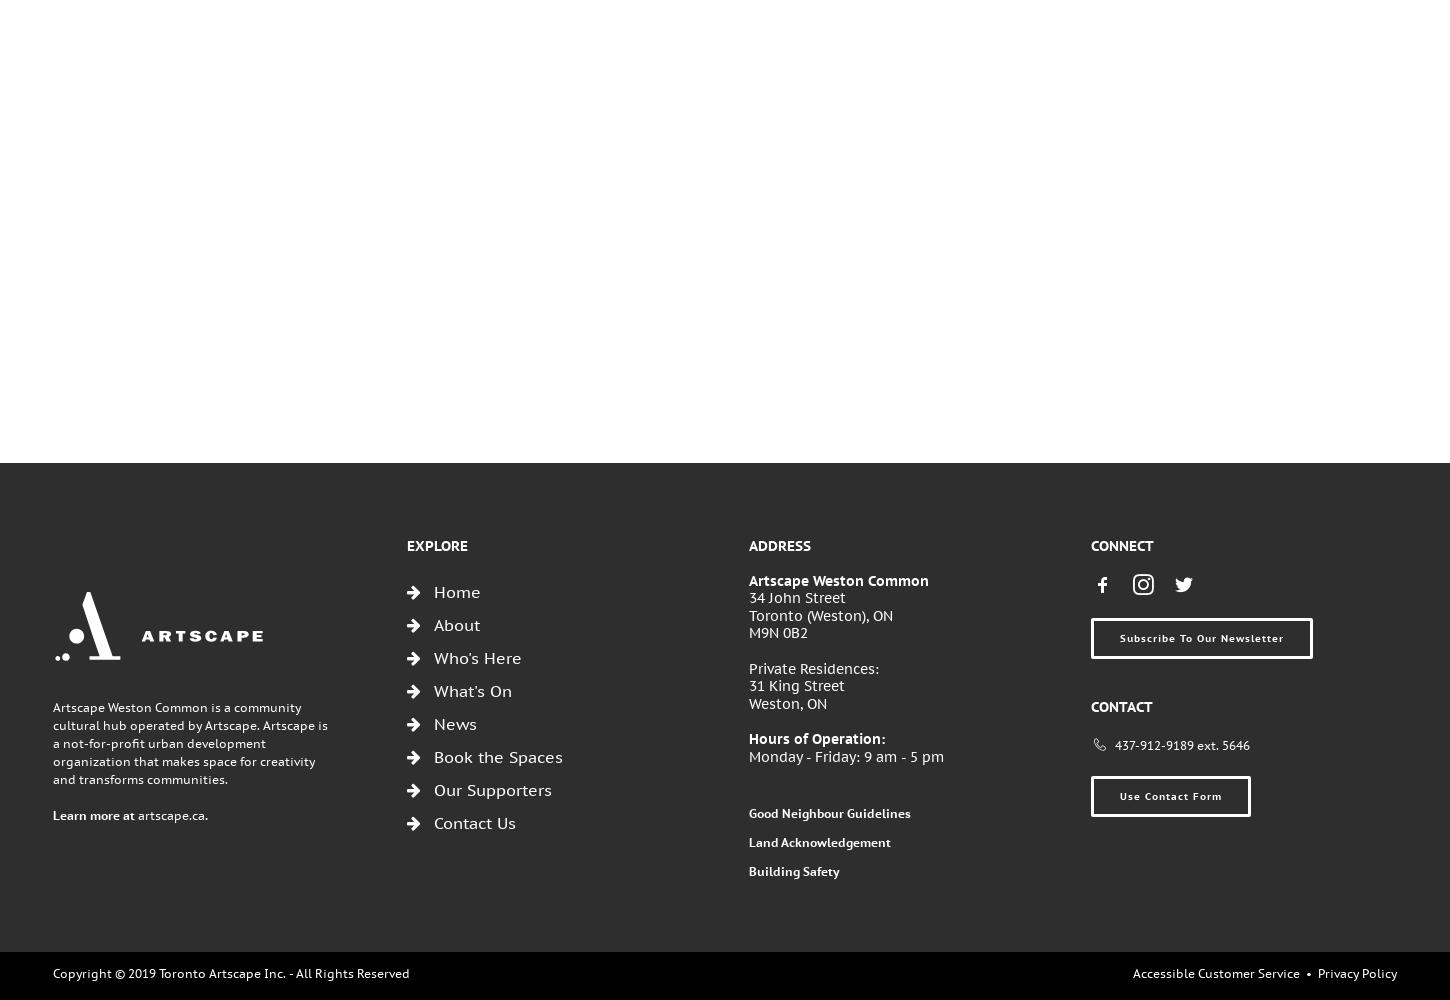 Image resolution: width=1450 pixels, height=1000 pixels. I want to click on 'Subscribe to Our Newsletter', so click(1201, 637).